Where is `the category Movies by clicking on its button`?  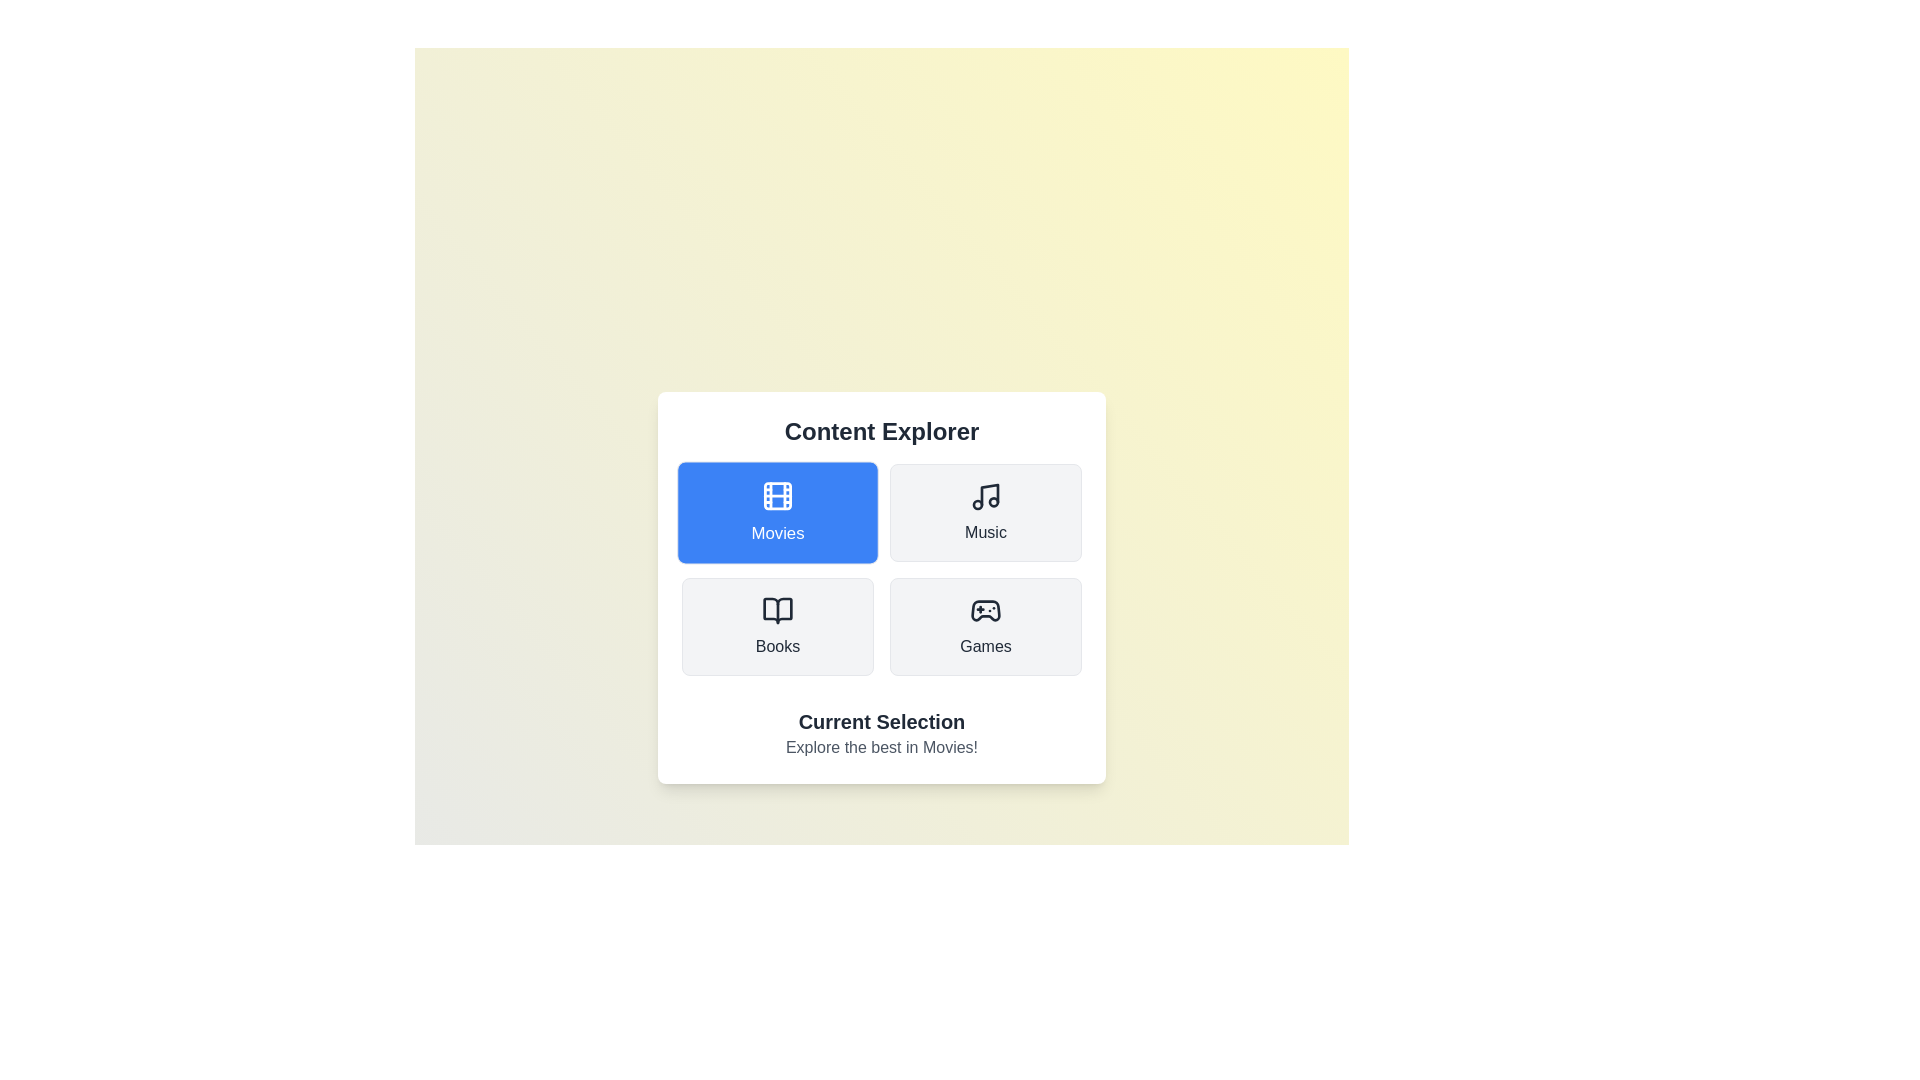
the category Movies by clicking on its button is located at coordinates (776, 512).